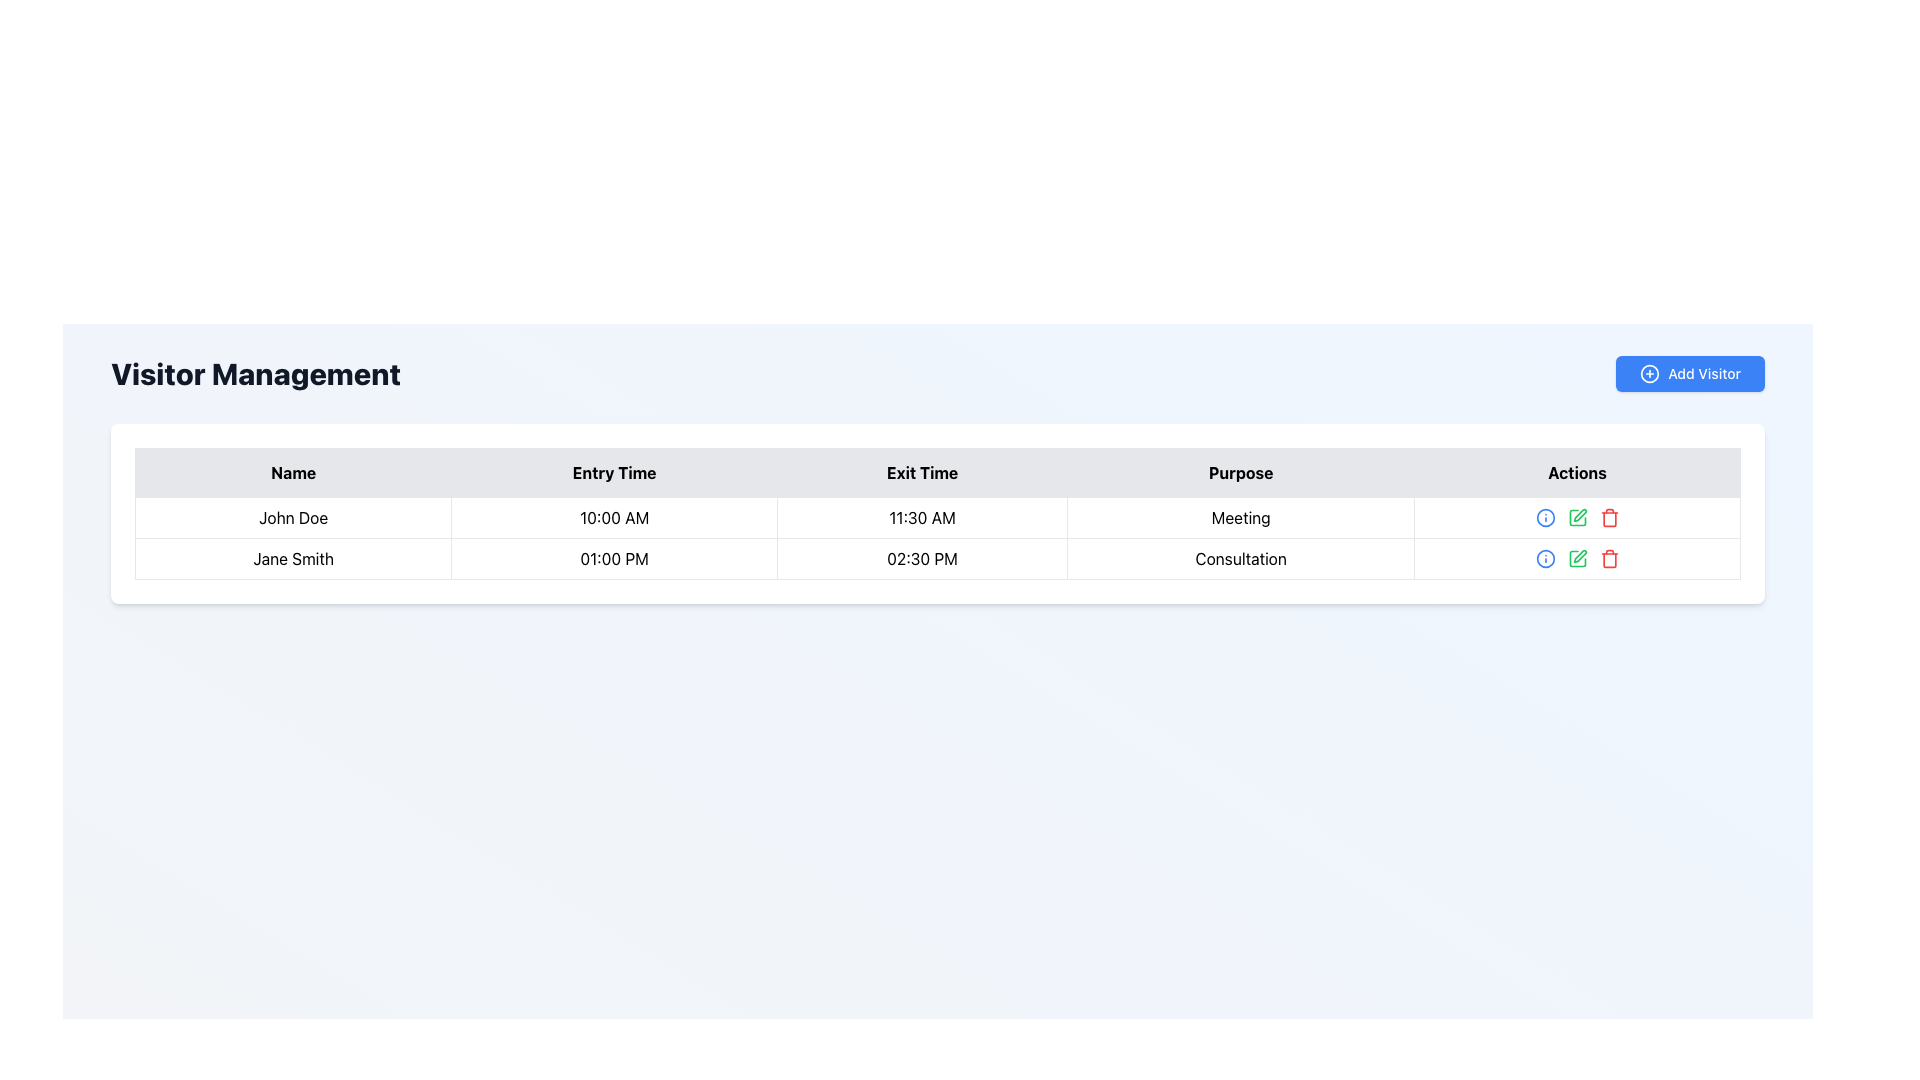 Image resolution: width=1920 pixels, height=1080 pixels. Describe the element at coordinates (1544, 559) in the screenshot. I see `the Circle icon in the 'Actions' column of the second row next to 'Jane Smith's' entry` at that location.